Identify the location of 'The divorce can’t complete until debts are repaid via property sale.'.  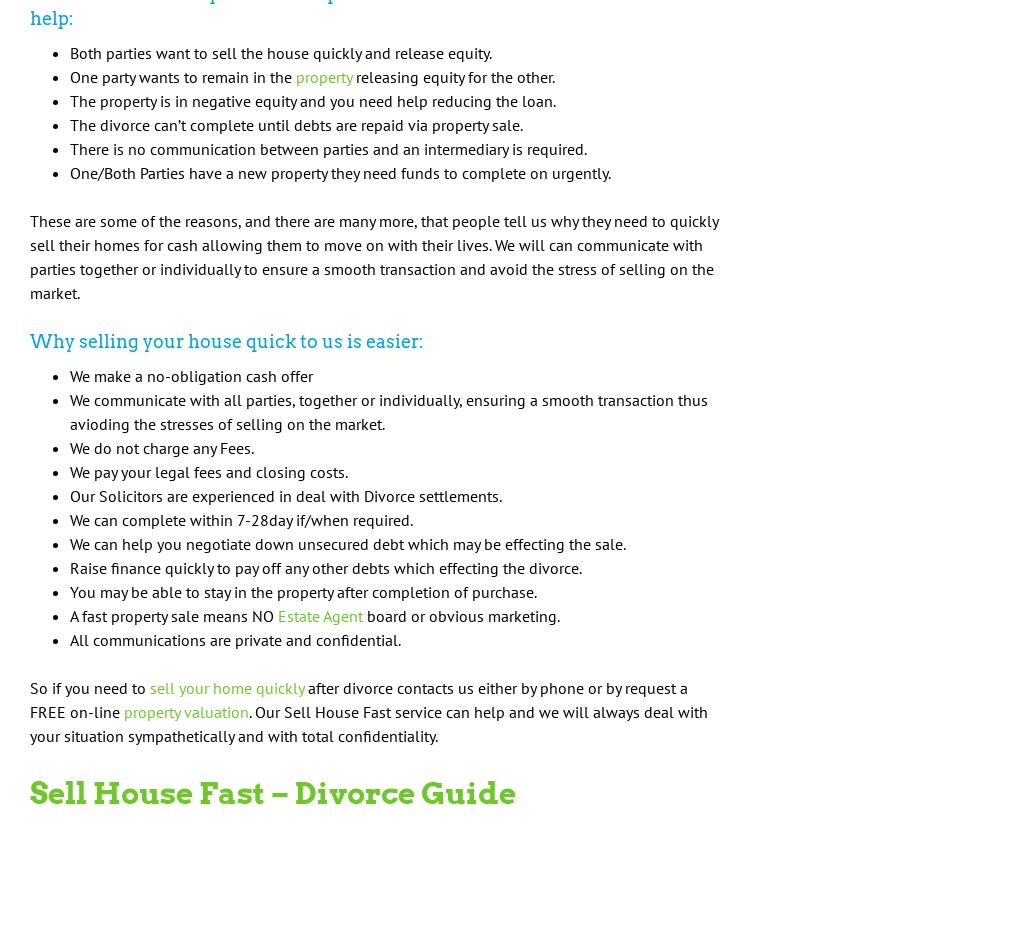
(295, 122).